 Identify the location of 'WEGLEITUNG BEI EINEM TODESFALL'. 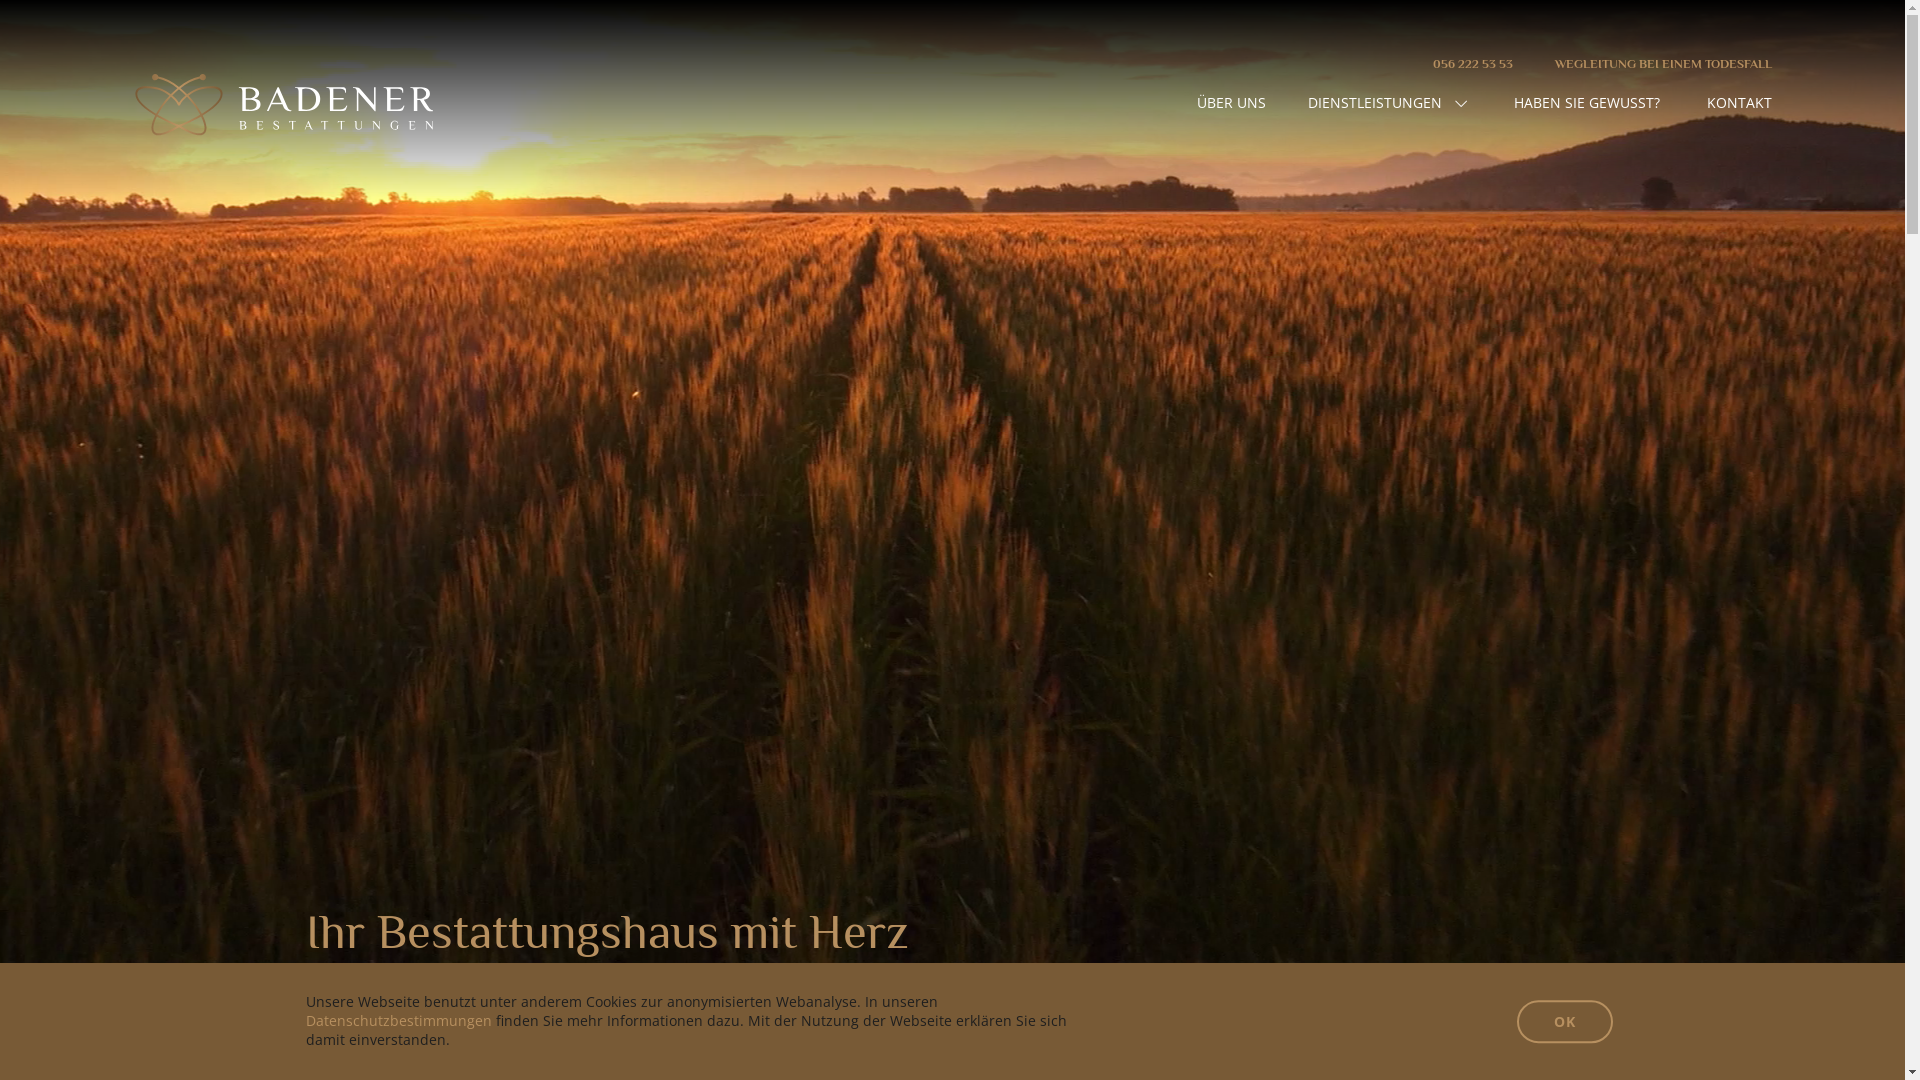
(1663, 63).